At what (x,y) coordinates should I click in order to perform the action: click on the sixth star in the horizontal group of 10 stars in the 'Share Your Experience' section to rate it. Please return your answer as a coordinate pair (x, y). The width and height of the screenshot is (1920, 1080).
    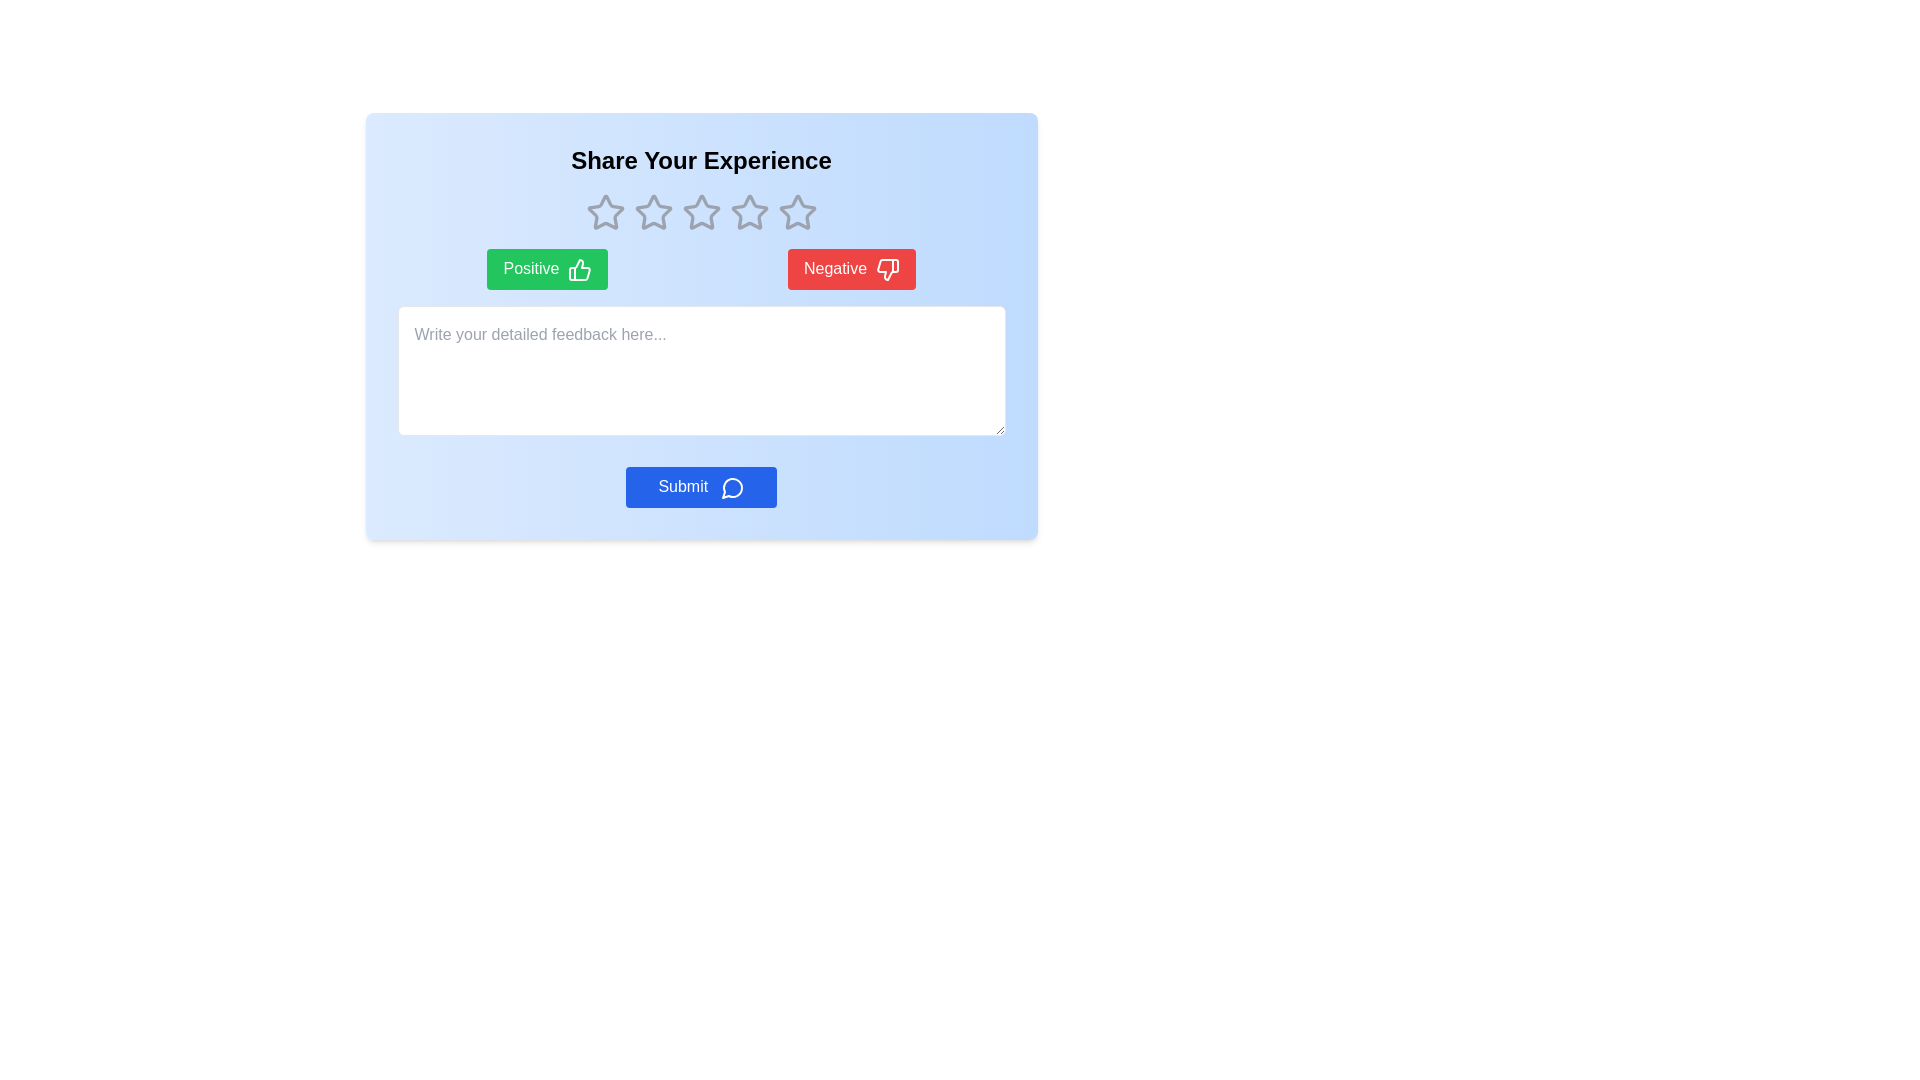
    Looking at the image, I should click on (748, 212).